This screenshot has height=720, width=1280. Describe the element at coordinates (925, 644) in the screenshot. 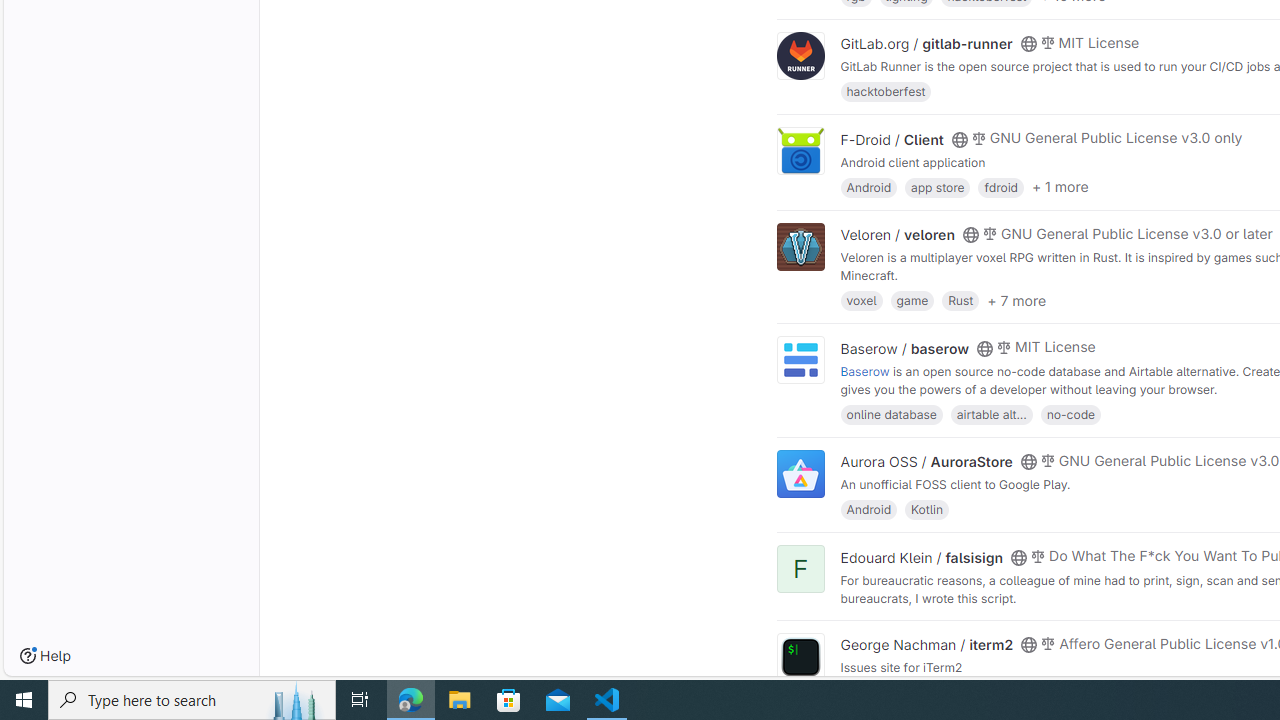

I see `'George Nachman / iterm2'` at that location.